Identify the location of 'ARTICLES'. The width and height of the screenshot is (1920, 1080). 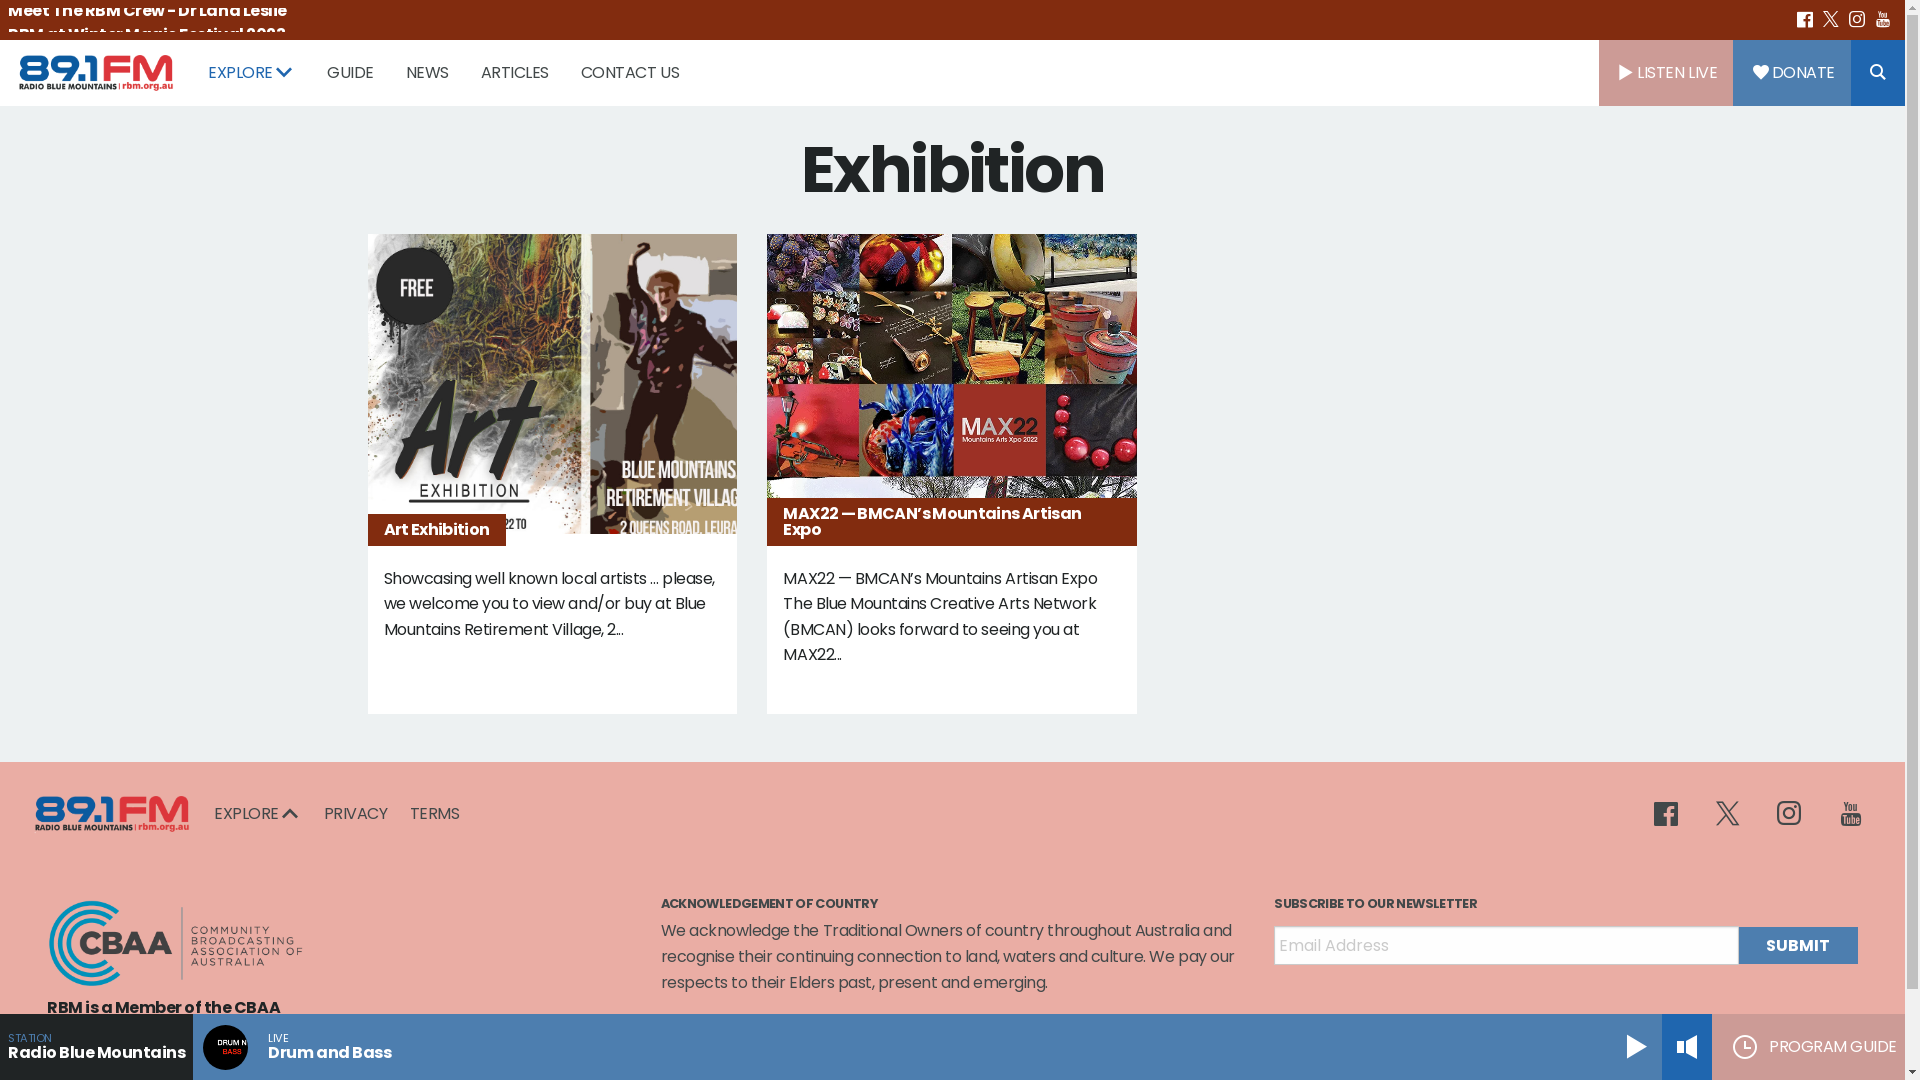
(514, 72).